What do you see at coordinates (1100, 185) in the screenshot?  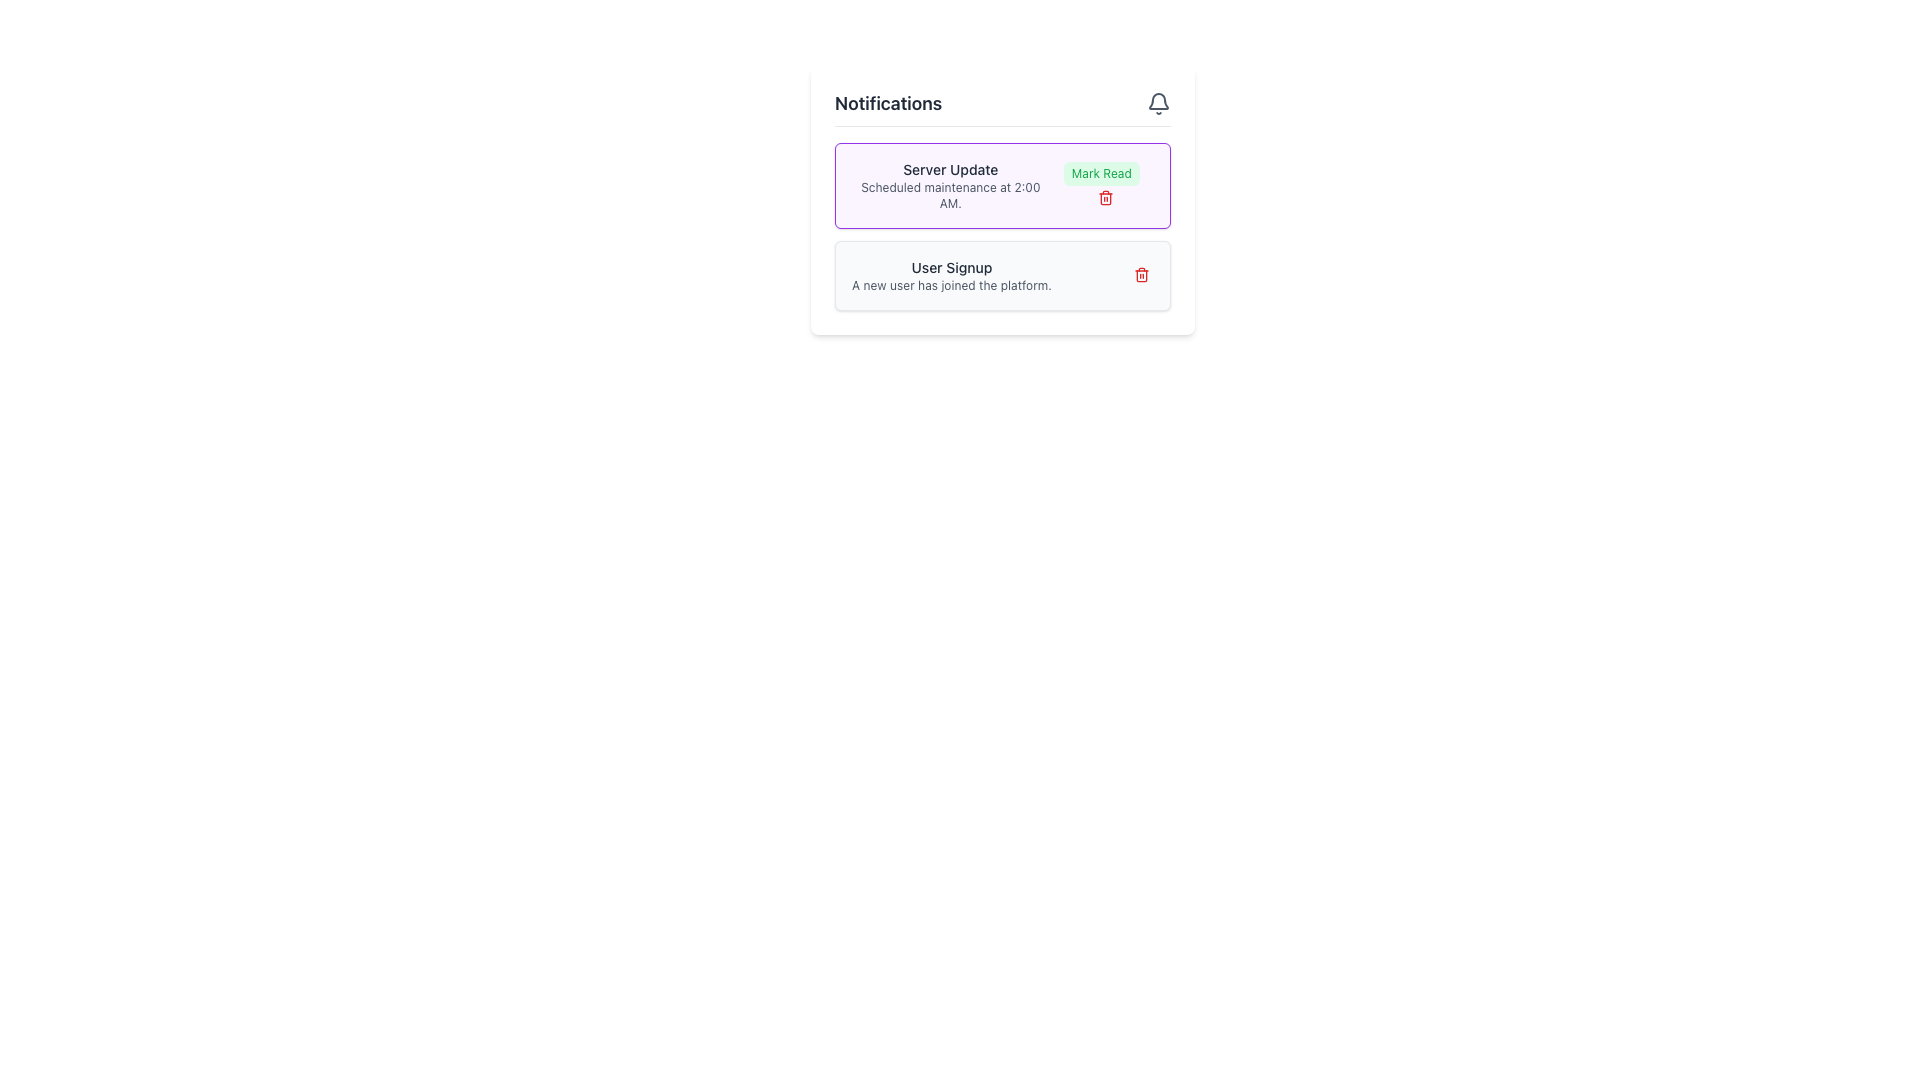 I see `the button located in the top notification section to the right of 'Server Update' to mark the associated notification as read` at bounding box center [1100, 185].